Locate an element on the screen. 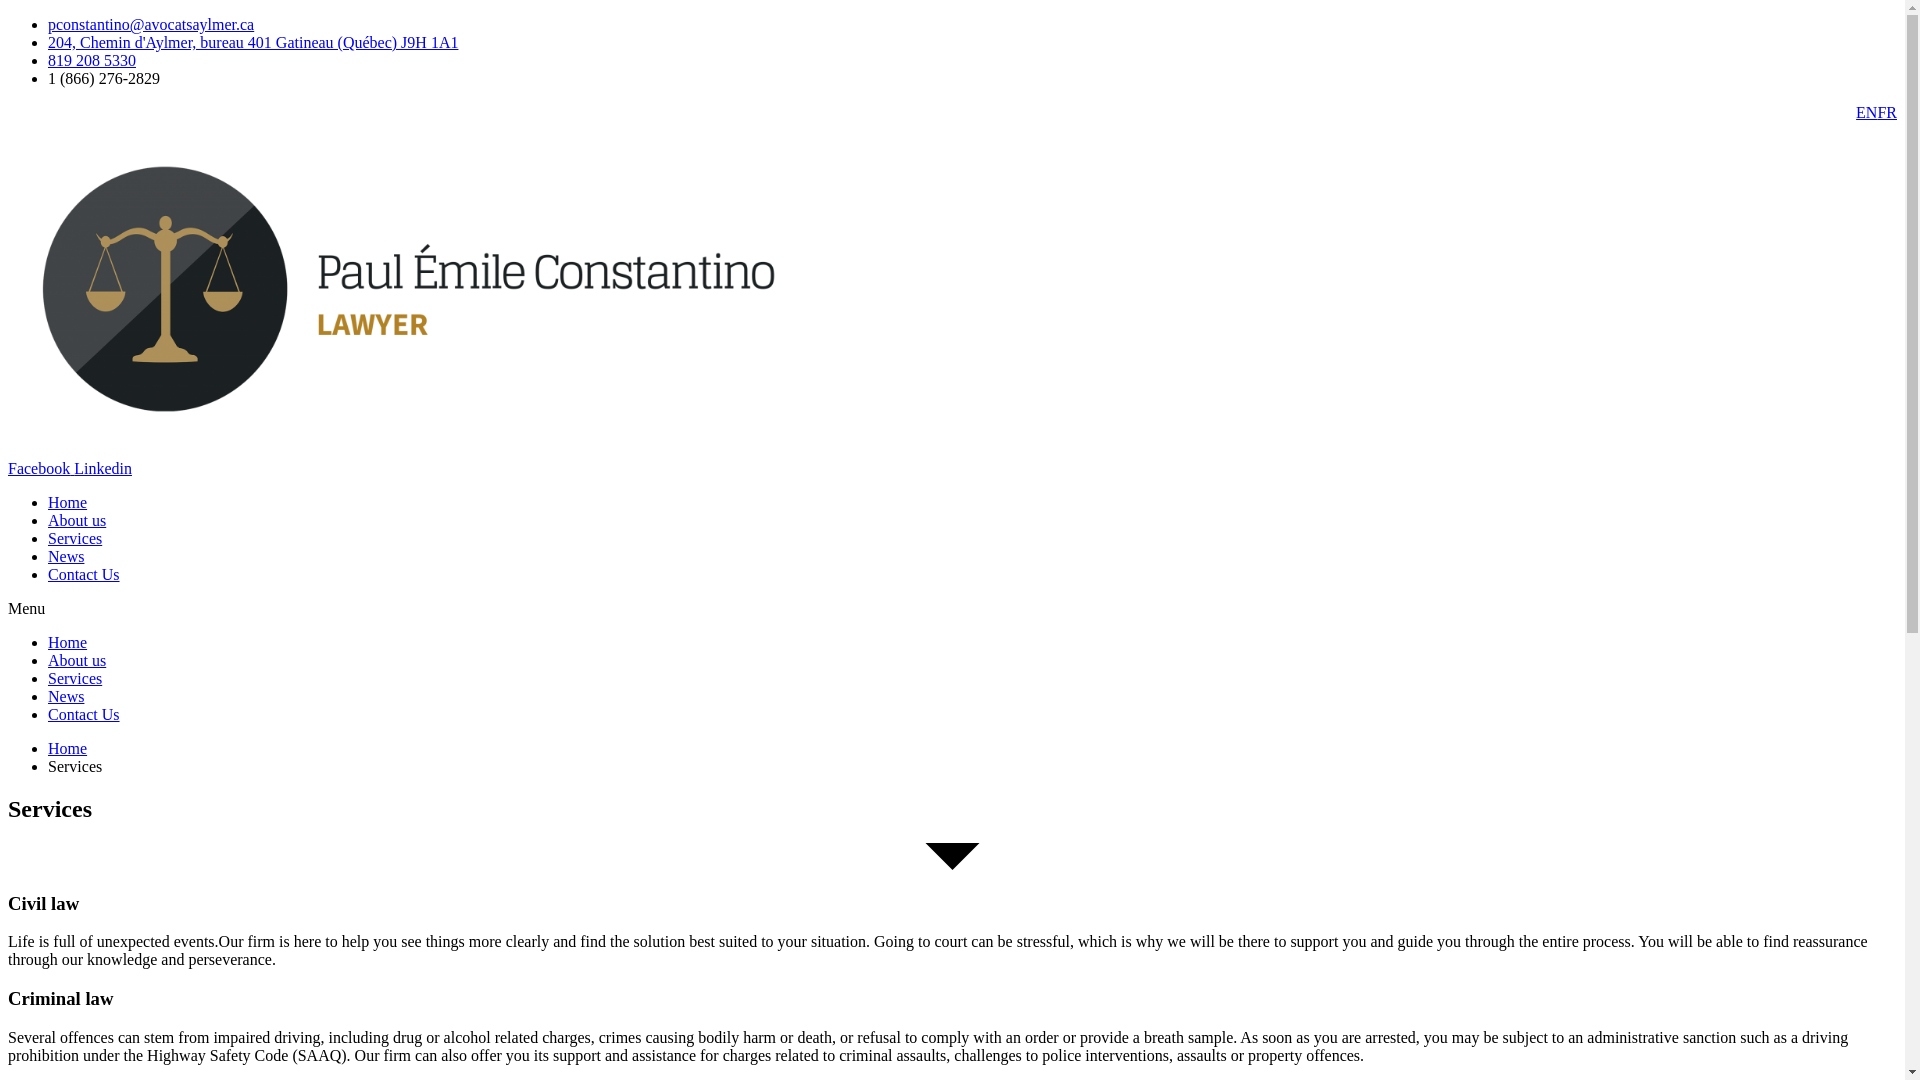  'Contact Us' is located at coordinates (82, 713).